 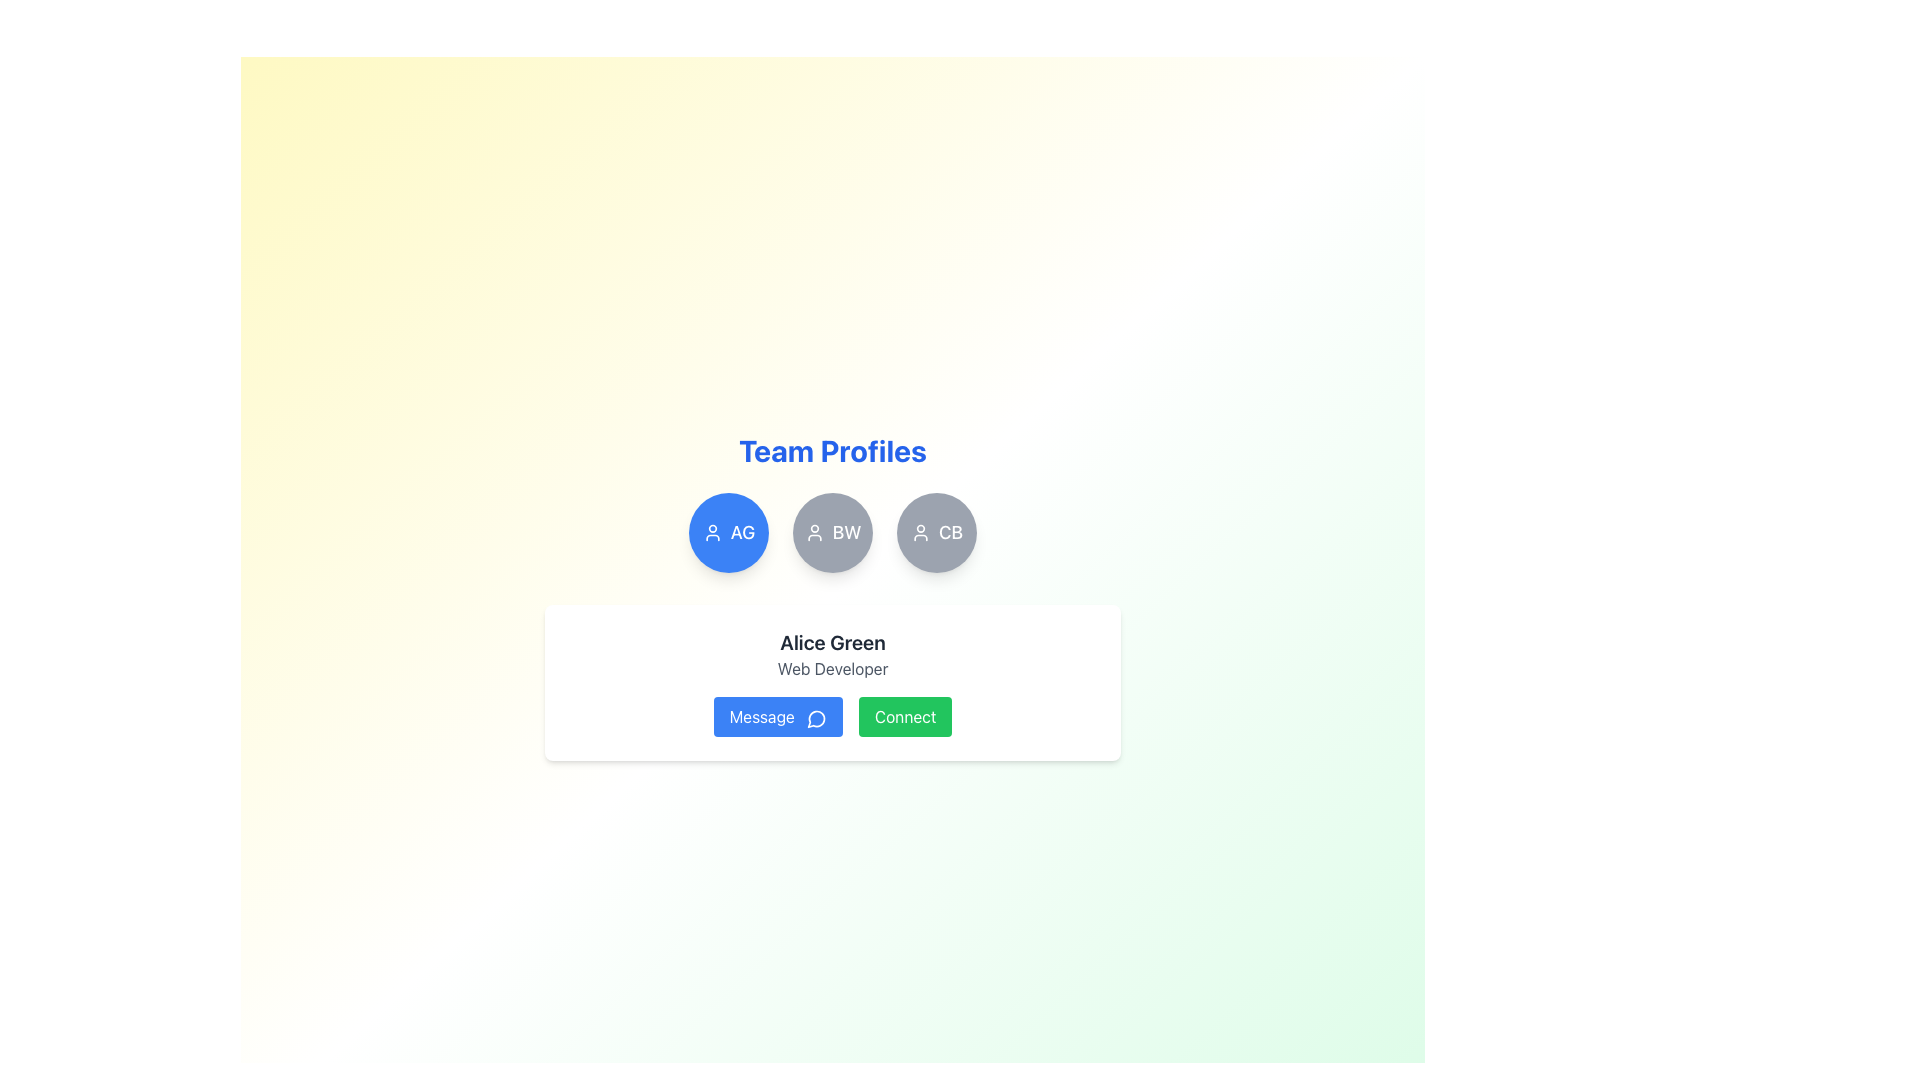 I want to click on the 'Connect' button located to the right of the blue 'Message' button in the user profile section for 'Alice Green, Web Developer', so click(x=904, y=716).